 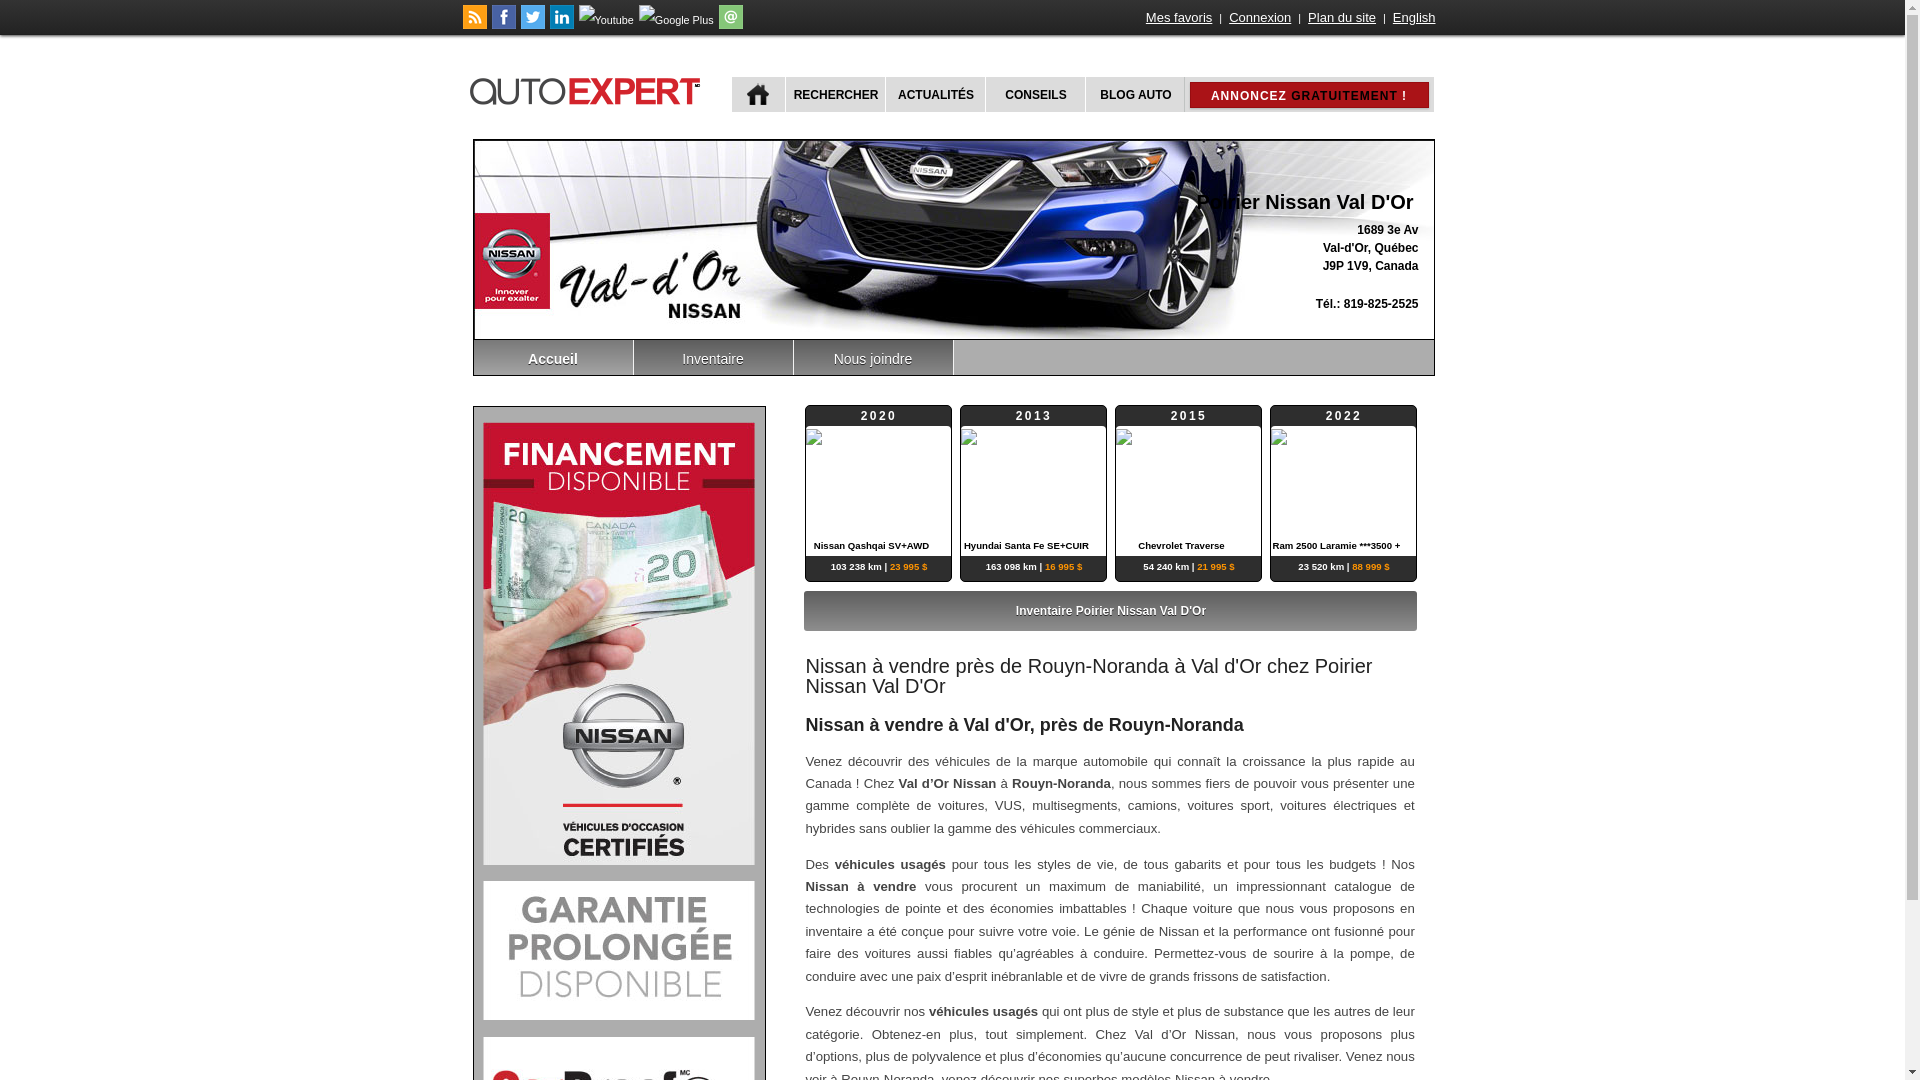 What do you see at coordinates (833, 94) in the screenshot?
I see `'RECHERCHER'` at bounding box center [833, 94].